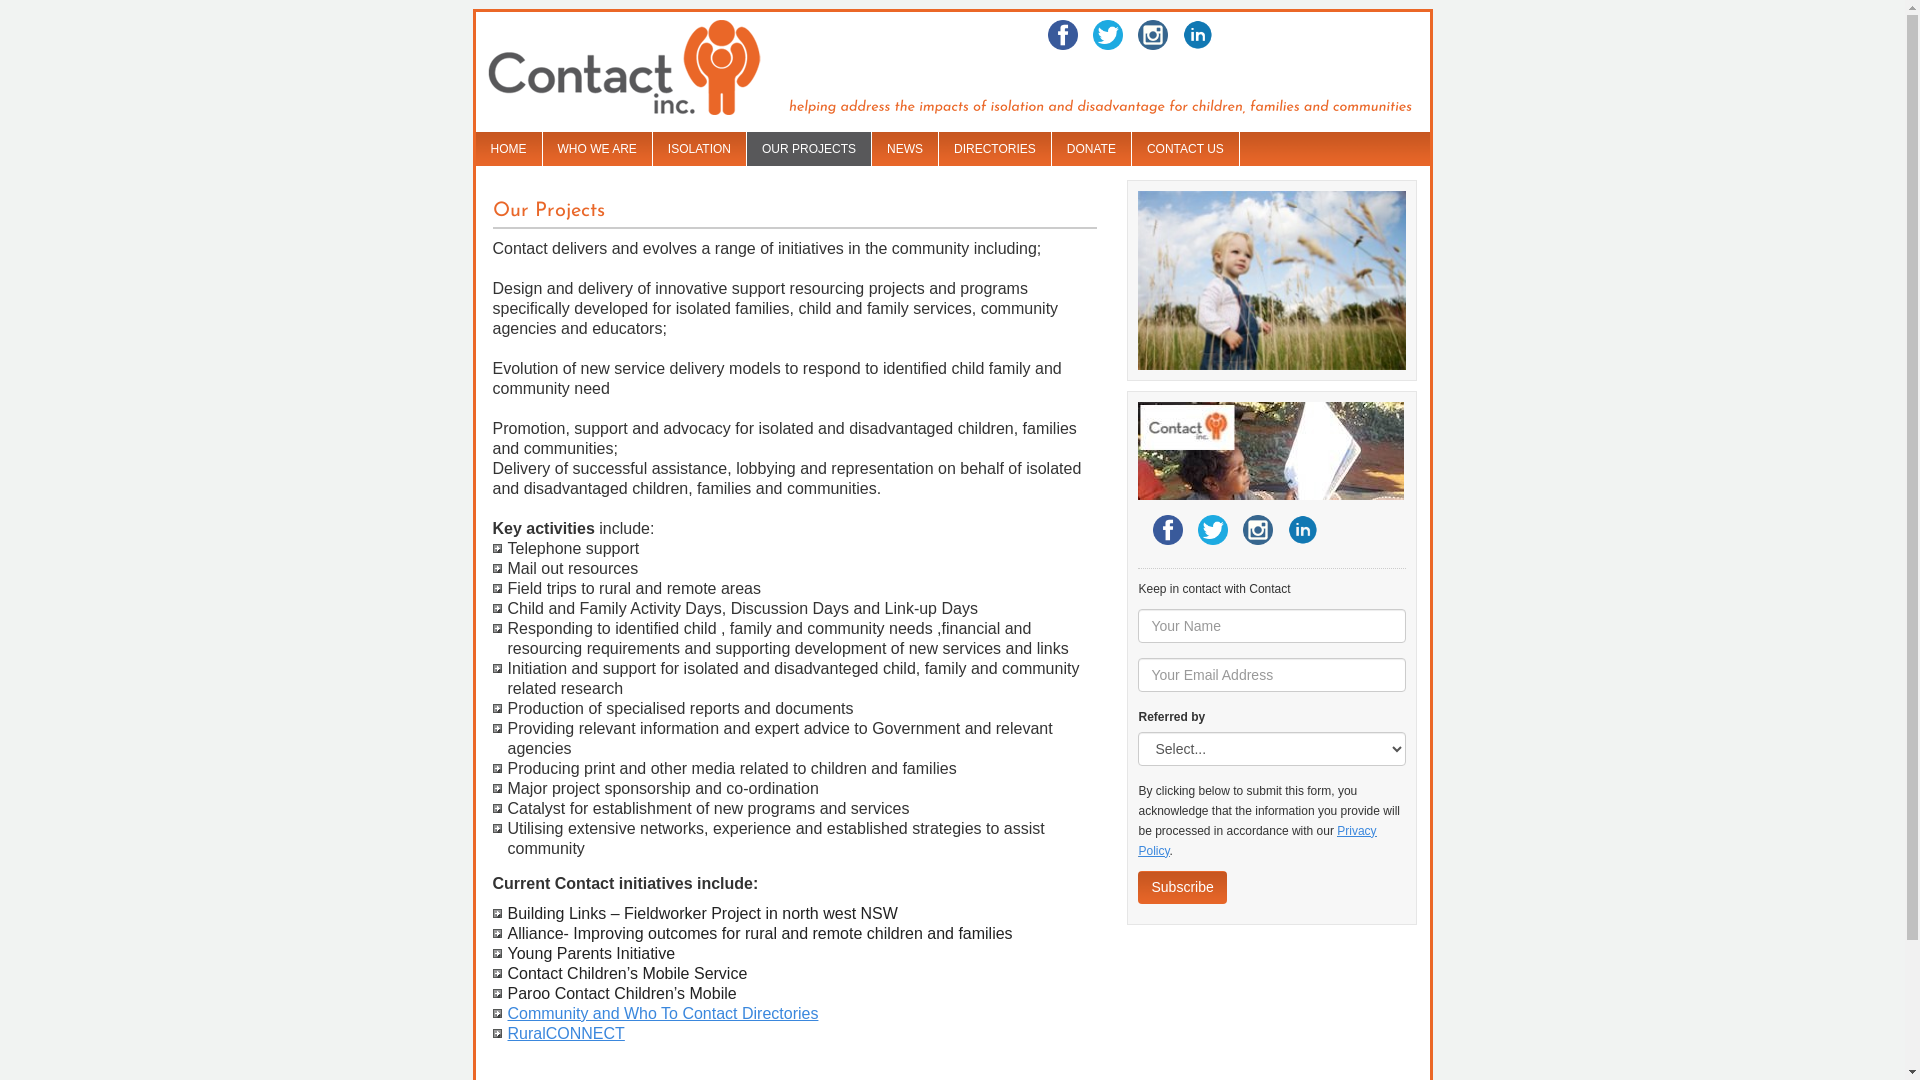 This screenshot has height=1080, width=1920. I want to click on 'Facebook', so click(1167, 528).